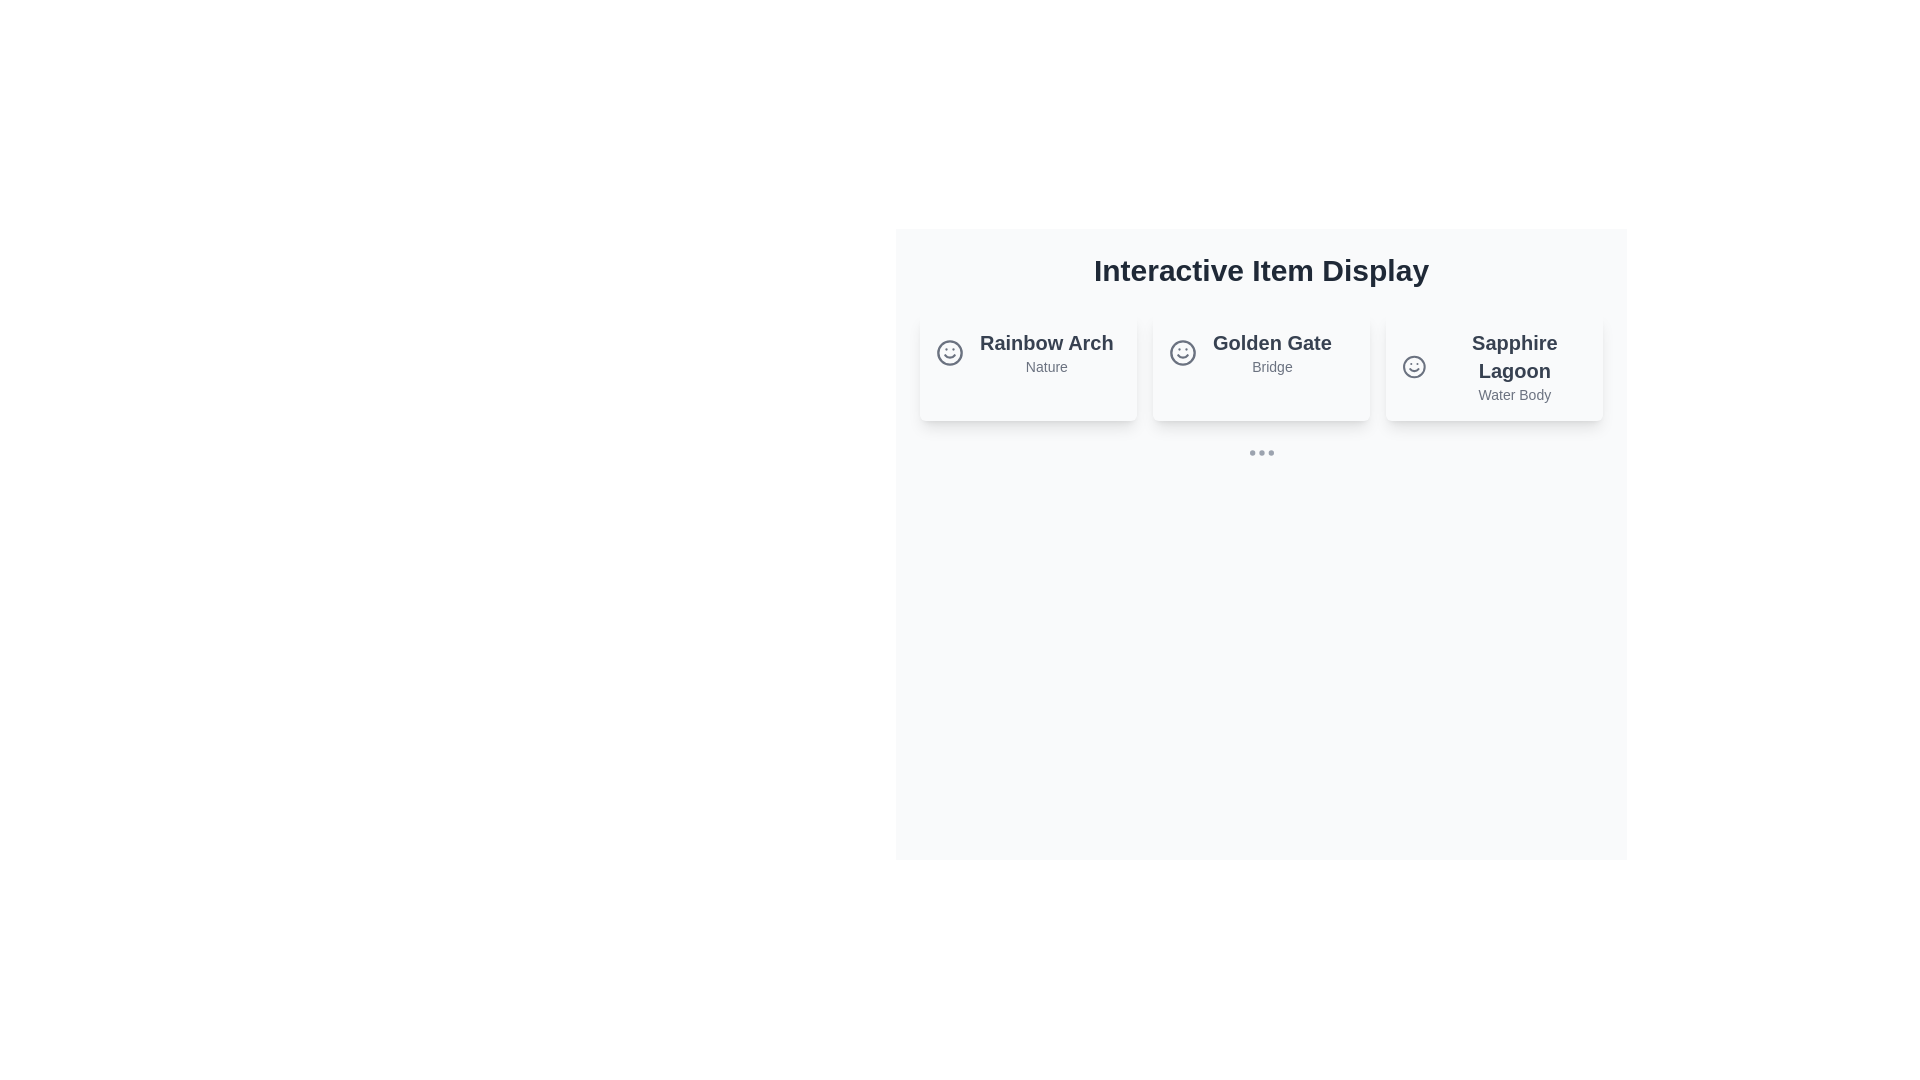  I want to click on the SVG Circle element located in the center of the smiley face icon within the 'Rainbow Arch' card, so click(949, 352).